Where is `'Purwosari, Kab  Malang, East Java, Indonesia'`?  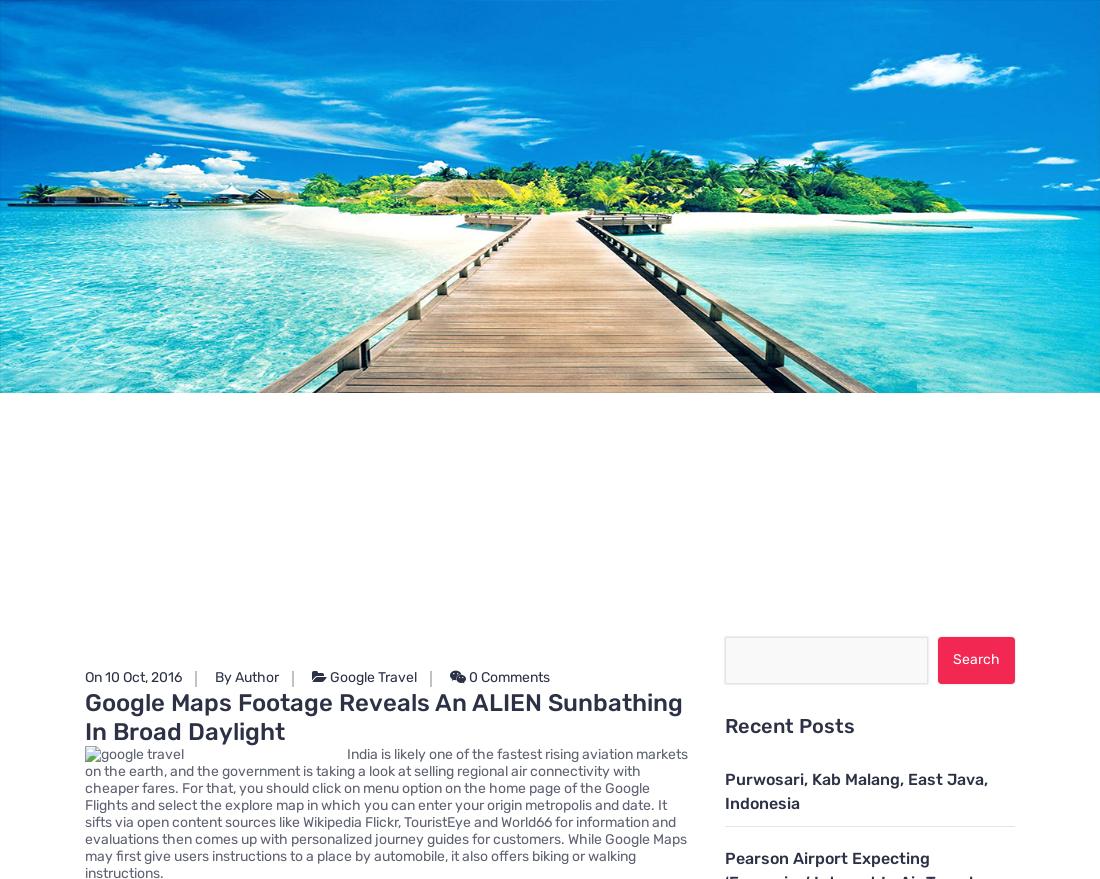 'Purwosari, Kab  Malang, East Java, Indonesia' is located at coordinates (854, 790).